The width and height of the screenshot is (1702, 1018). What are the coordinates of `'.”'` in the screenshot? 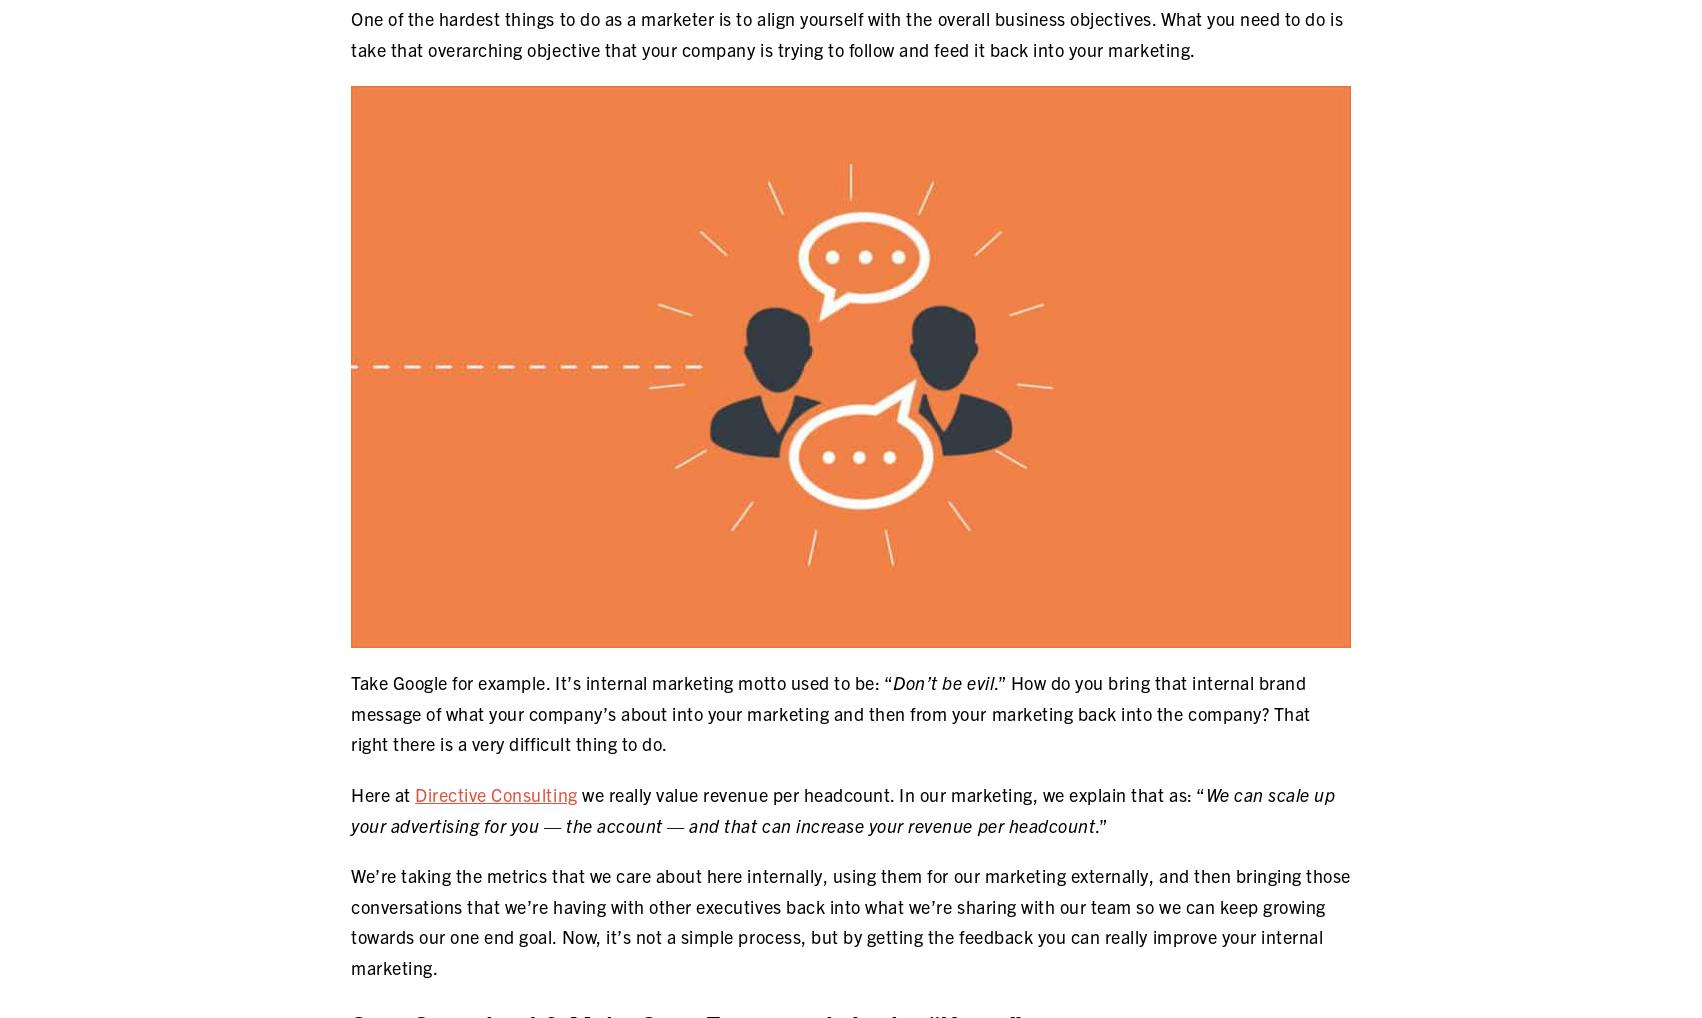 It's located at (1094, 823).